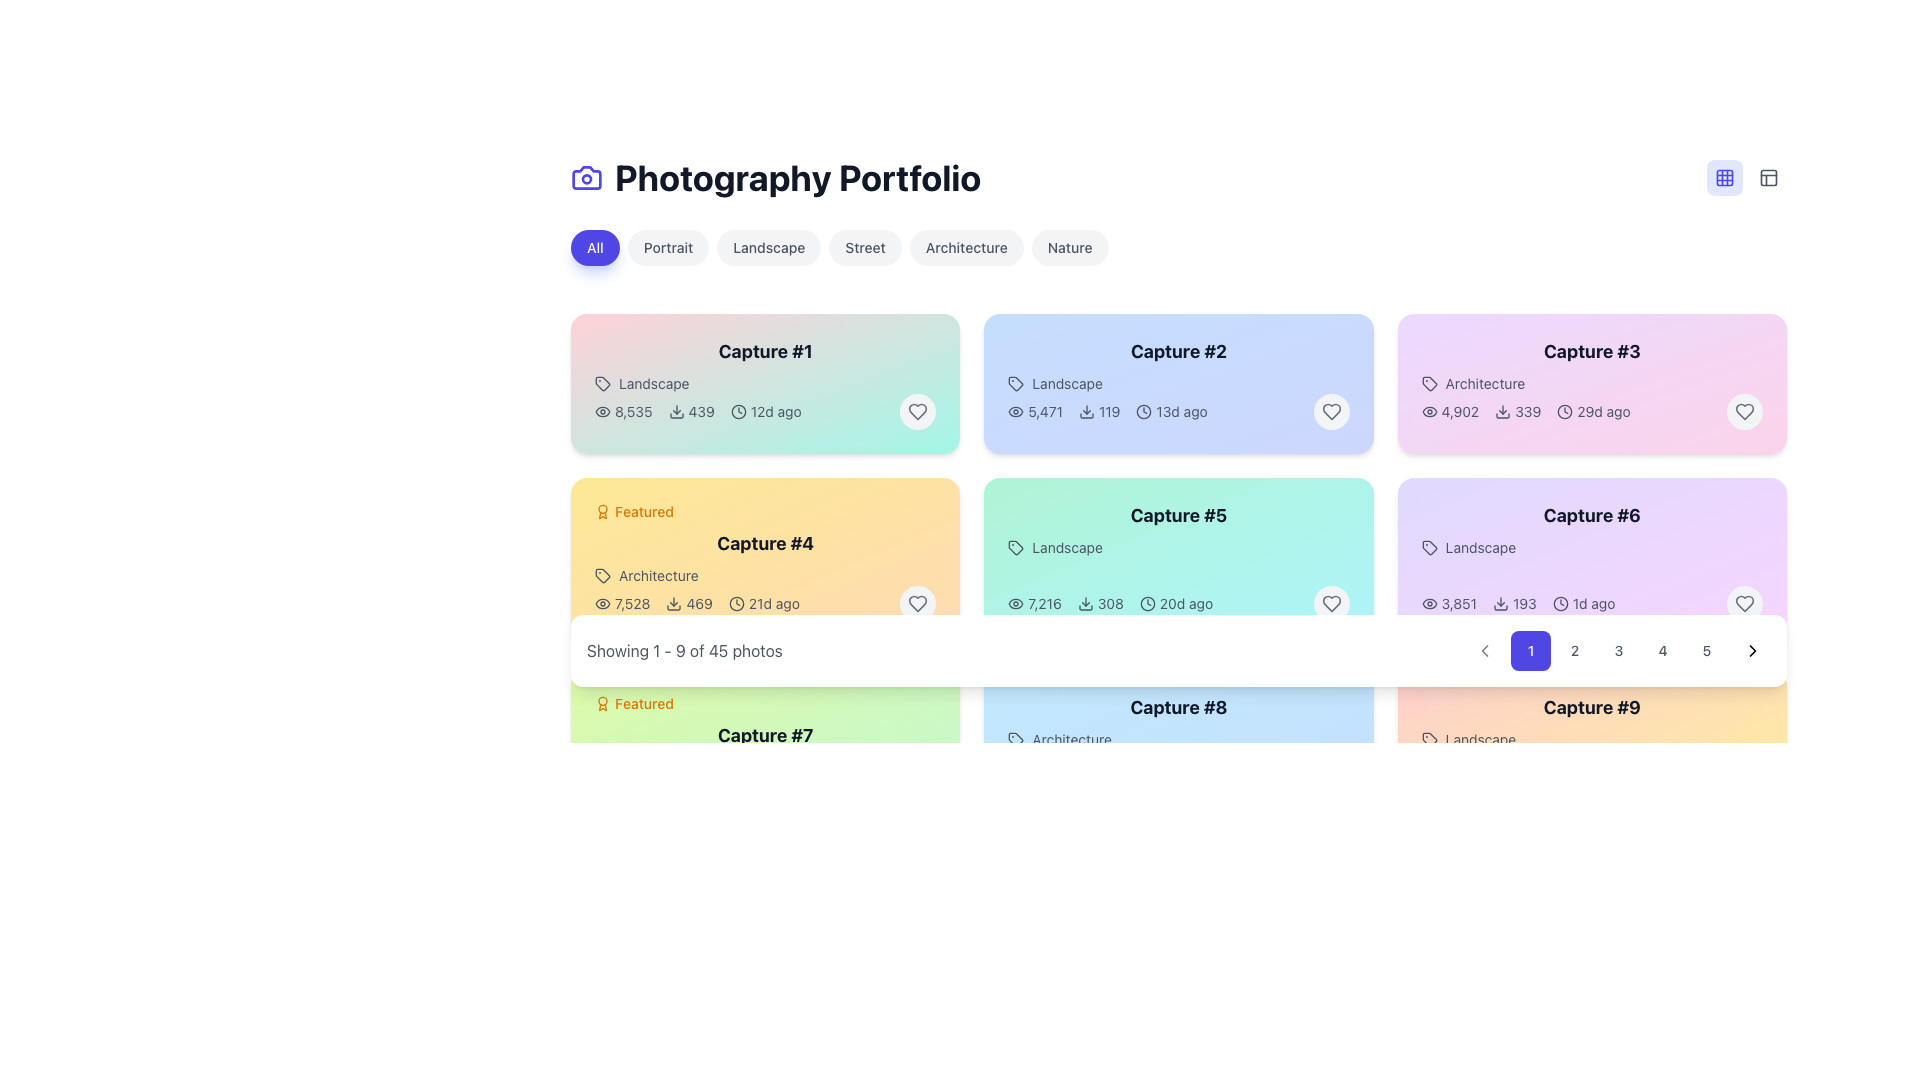  What do you see at coordinates (768, 246) in the screenshot?
I see `the 'Landscape' button, the third button in the horizontal list located beneath the title 'Photography Portfolio'` at bounding box center [768, 246].